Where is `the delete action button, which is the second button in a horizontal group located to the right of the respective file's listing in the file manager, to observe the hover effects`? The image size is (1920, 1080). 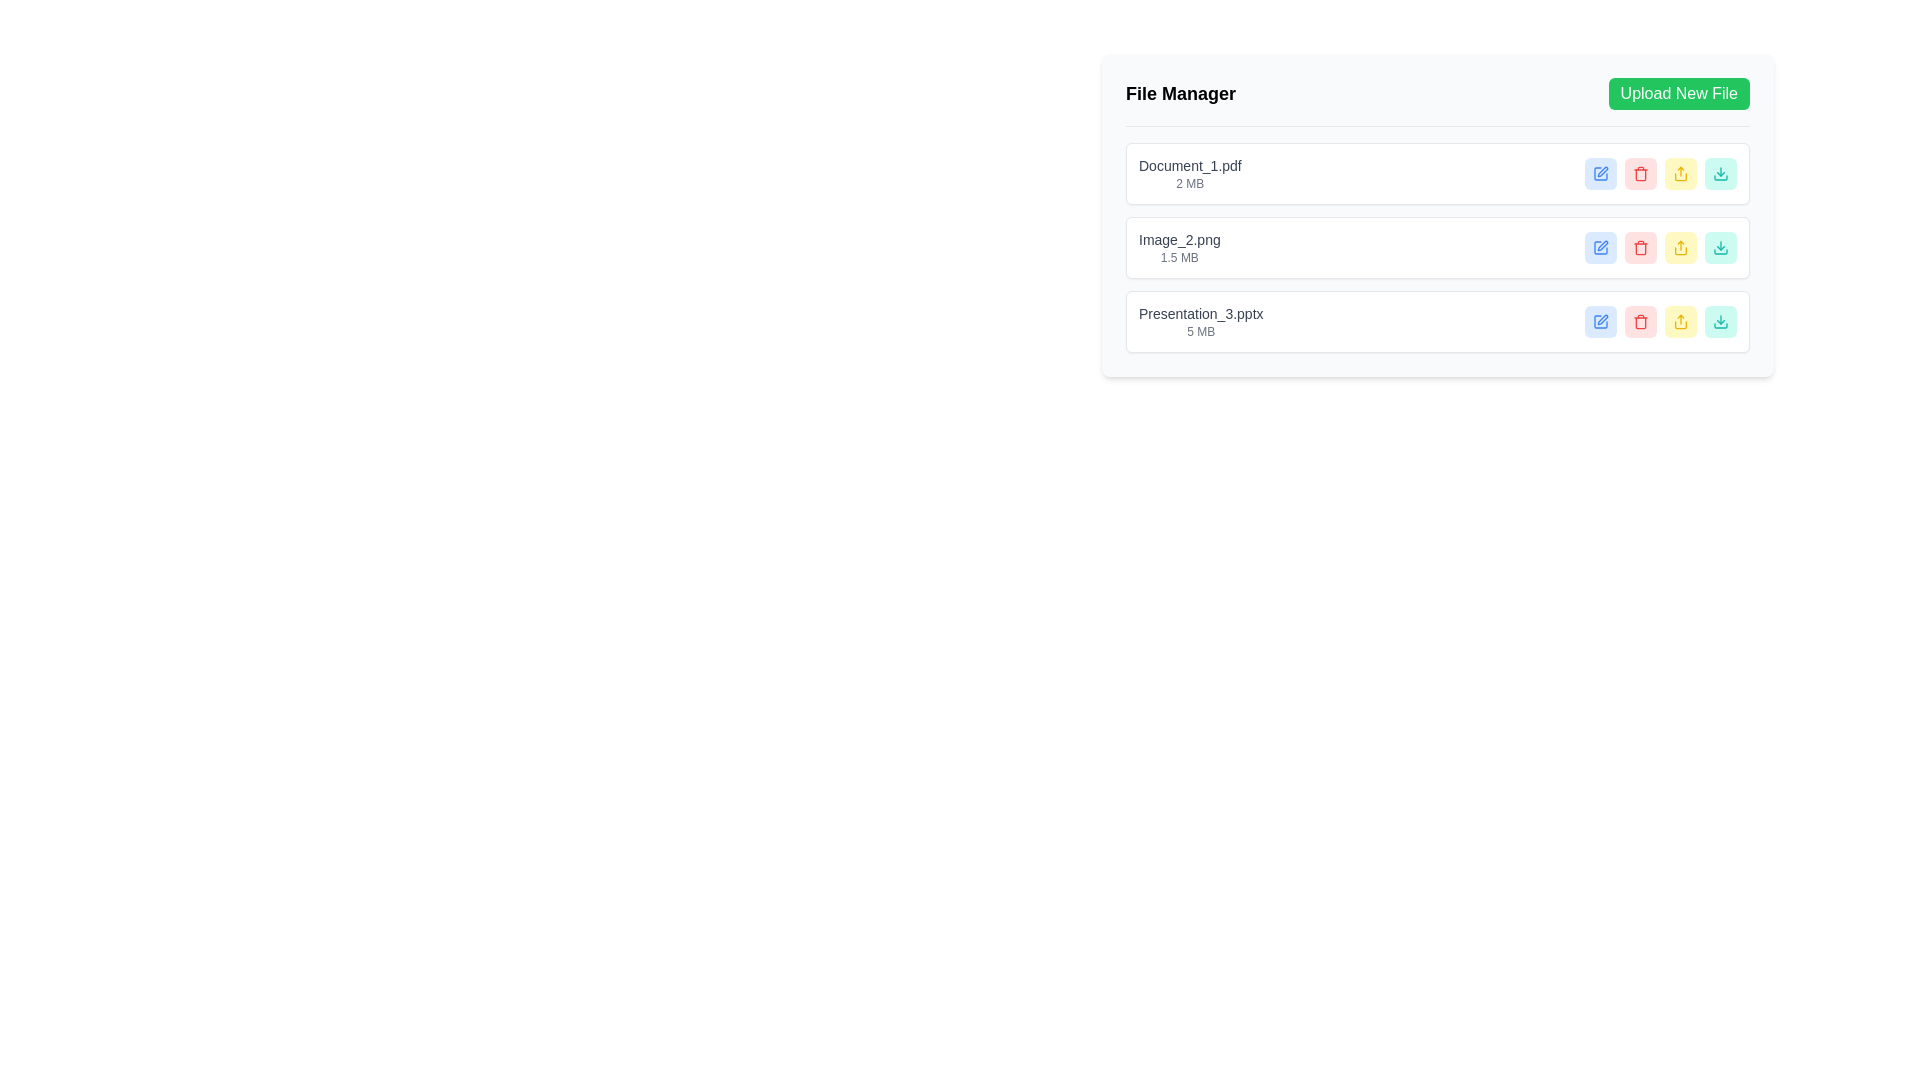
the delete action button, which is the second button in a horizontal group located to the right of the respective file's listing in the file manager, to observe the hover effects is located at coordinates (1641, 172).